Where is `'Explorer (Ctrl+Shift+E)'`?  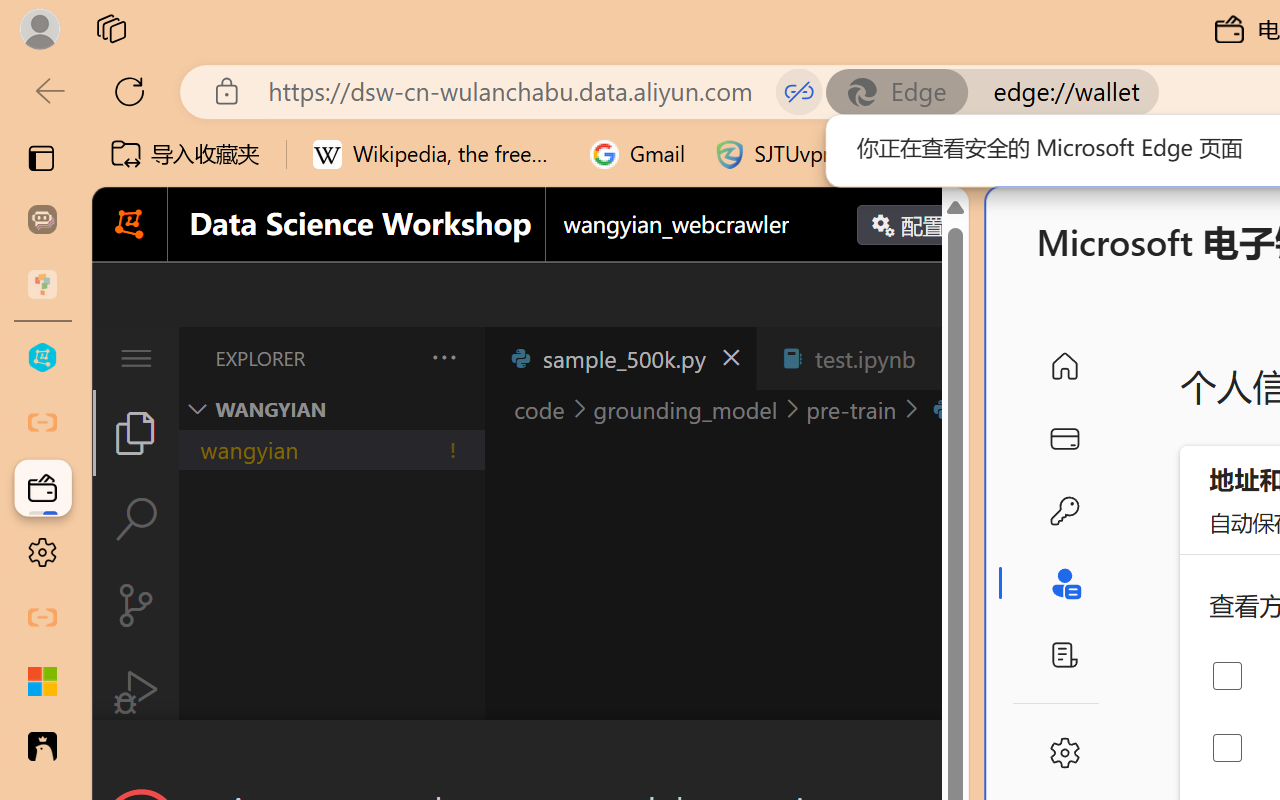
'Explorer (Ctrl+Shift+E)' is located at coordinates (134, 432).